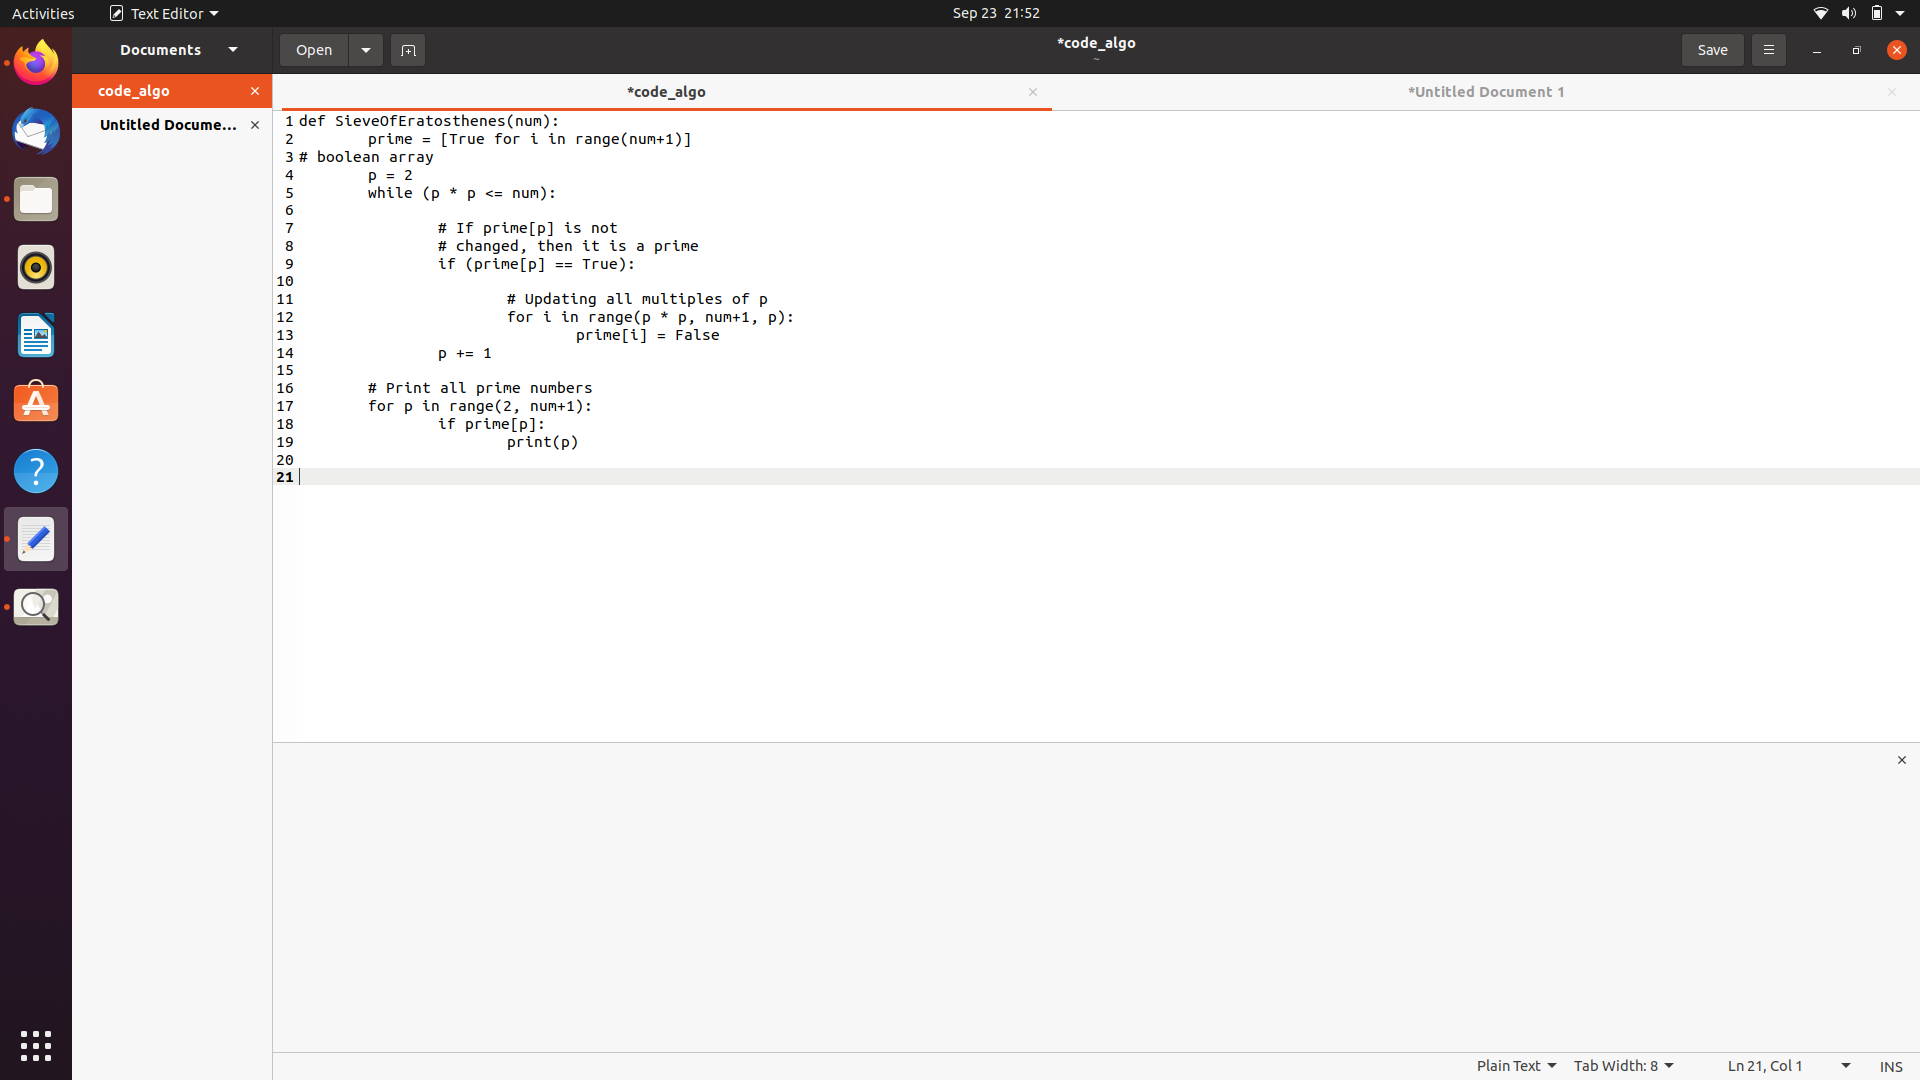  I want to click on End the unnamed file"s tab using the tab bar, so click(1889, 91).